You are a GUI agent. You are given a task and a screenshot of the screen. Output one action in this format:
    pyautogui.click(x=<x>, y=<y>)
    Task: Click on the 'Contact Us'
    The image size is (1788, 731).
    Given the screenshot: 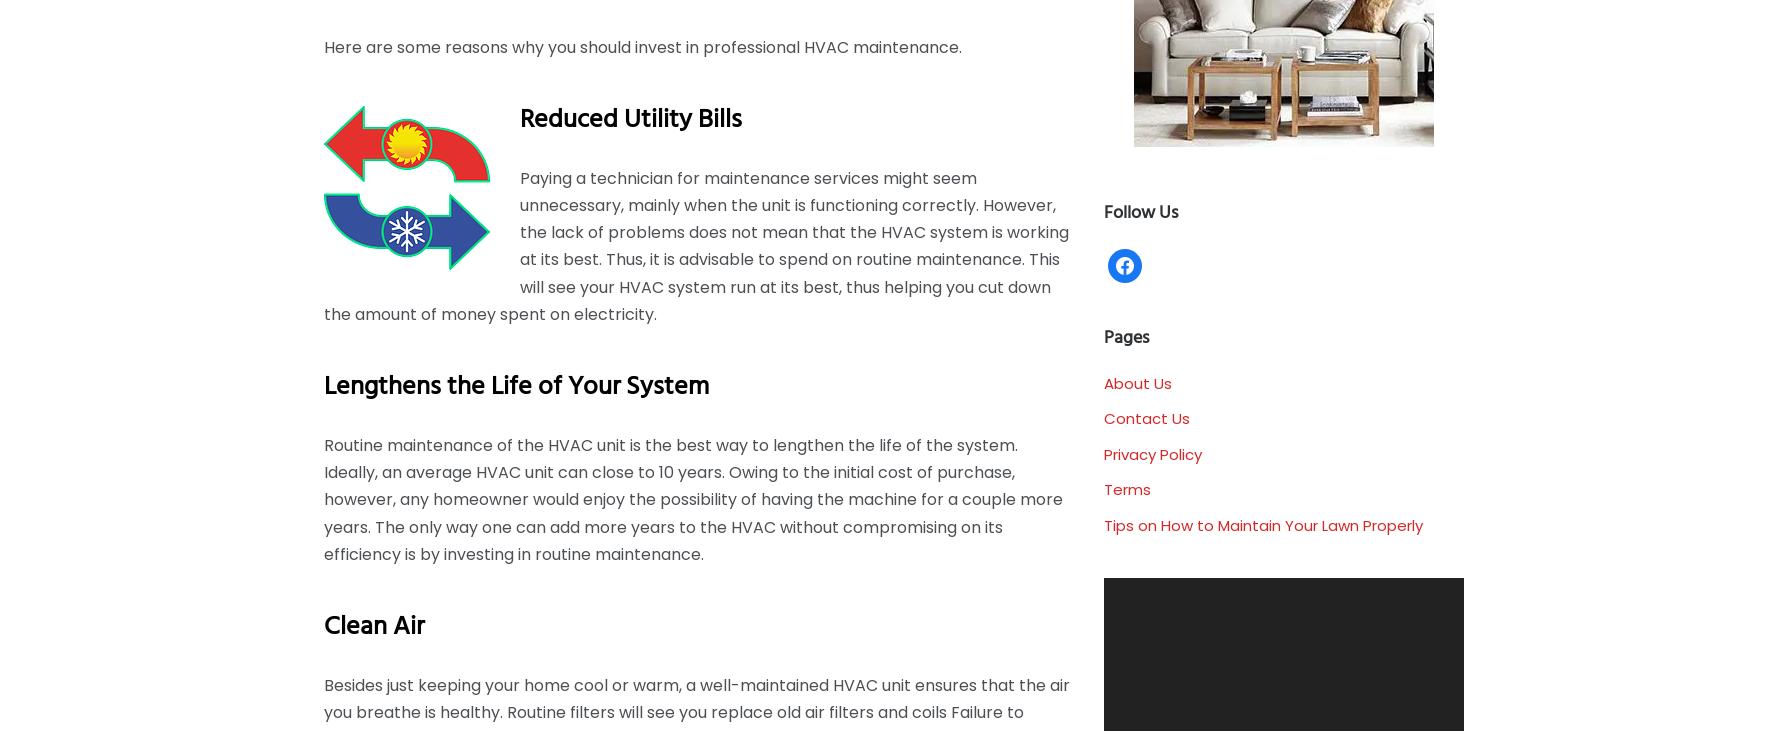 What is the action you would take?
    pyautogui.click(x=1103, y=418)
    